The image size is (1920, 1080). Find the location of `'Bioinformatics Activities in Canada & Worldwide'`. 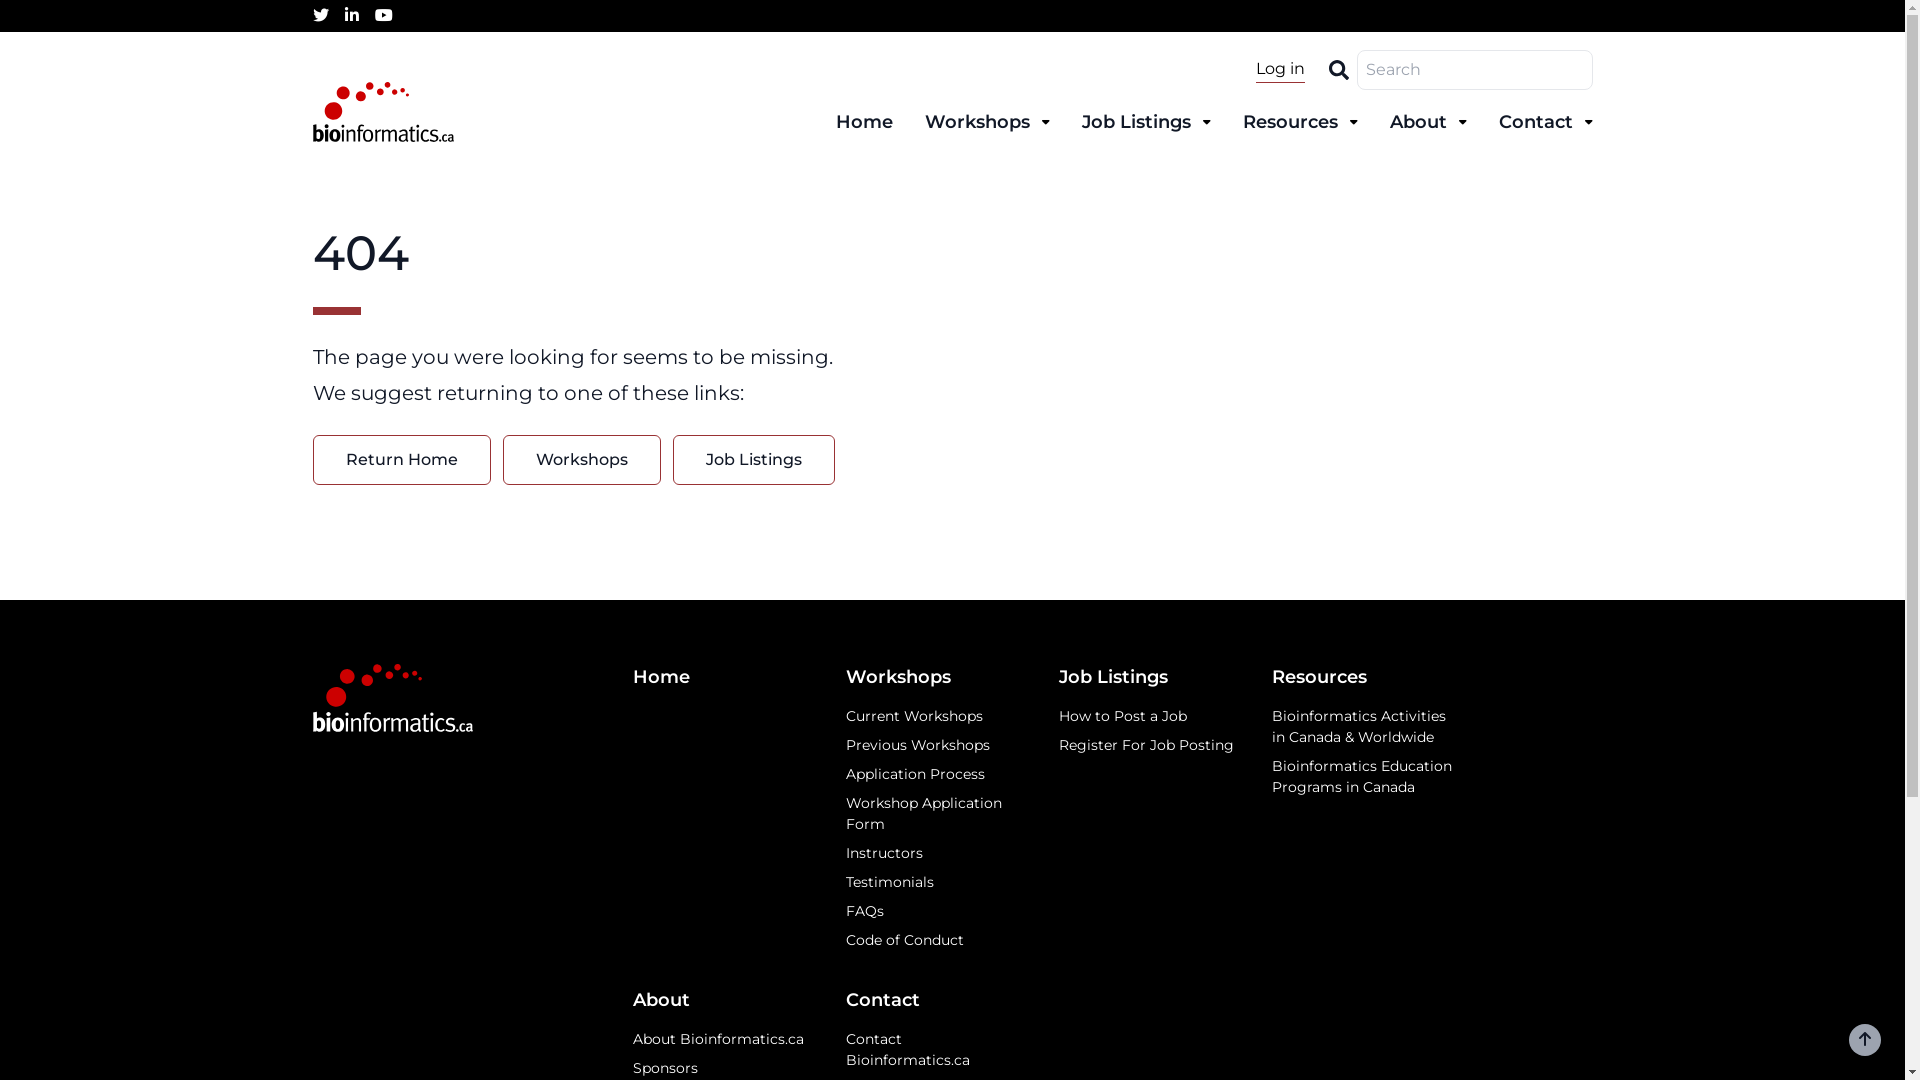

'Bioinformatics Activities in Canada & Worldwide' is located at coordinates (1362, 726).